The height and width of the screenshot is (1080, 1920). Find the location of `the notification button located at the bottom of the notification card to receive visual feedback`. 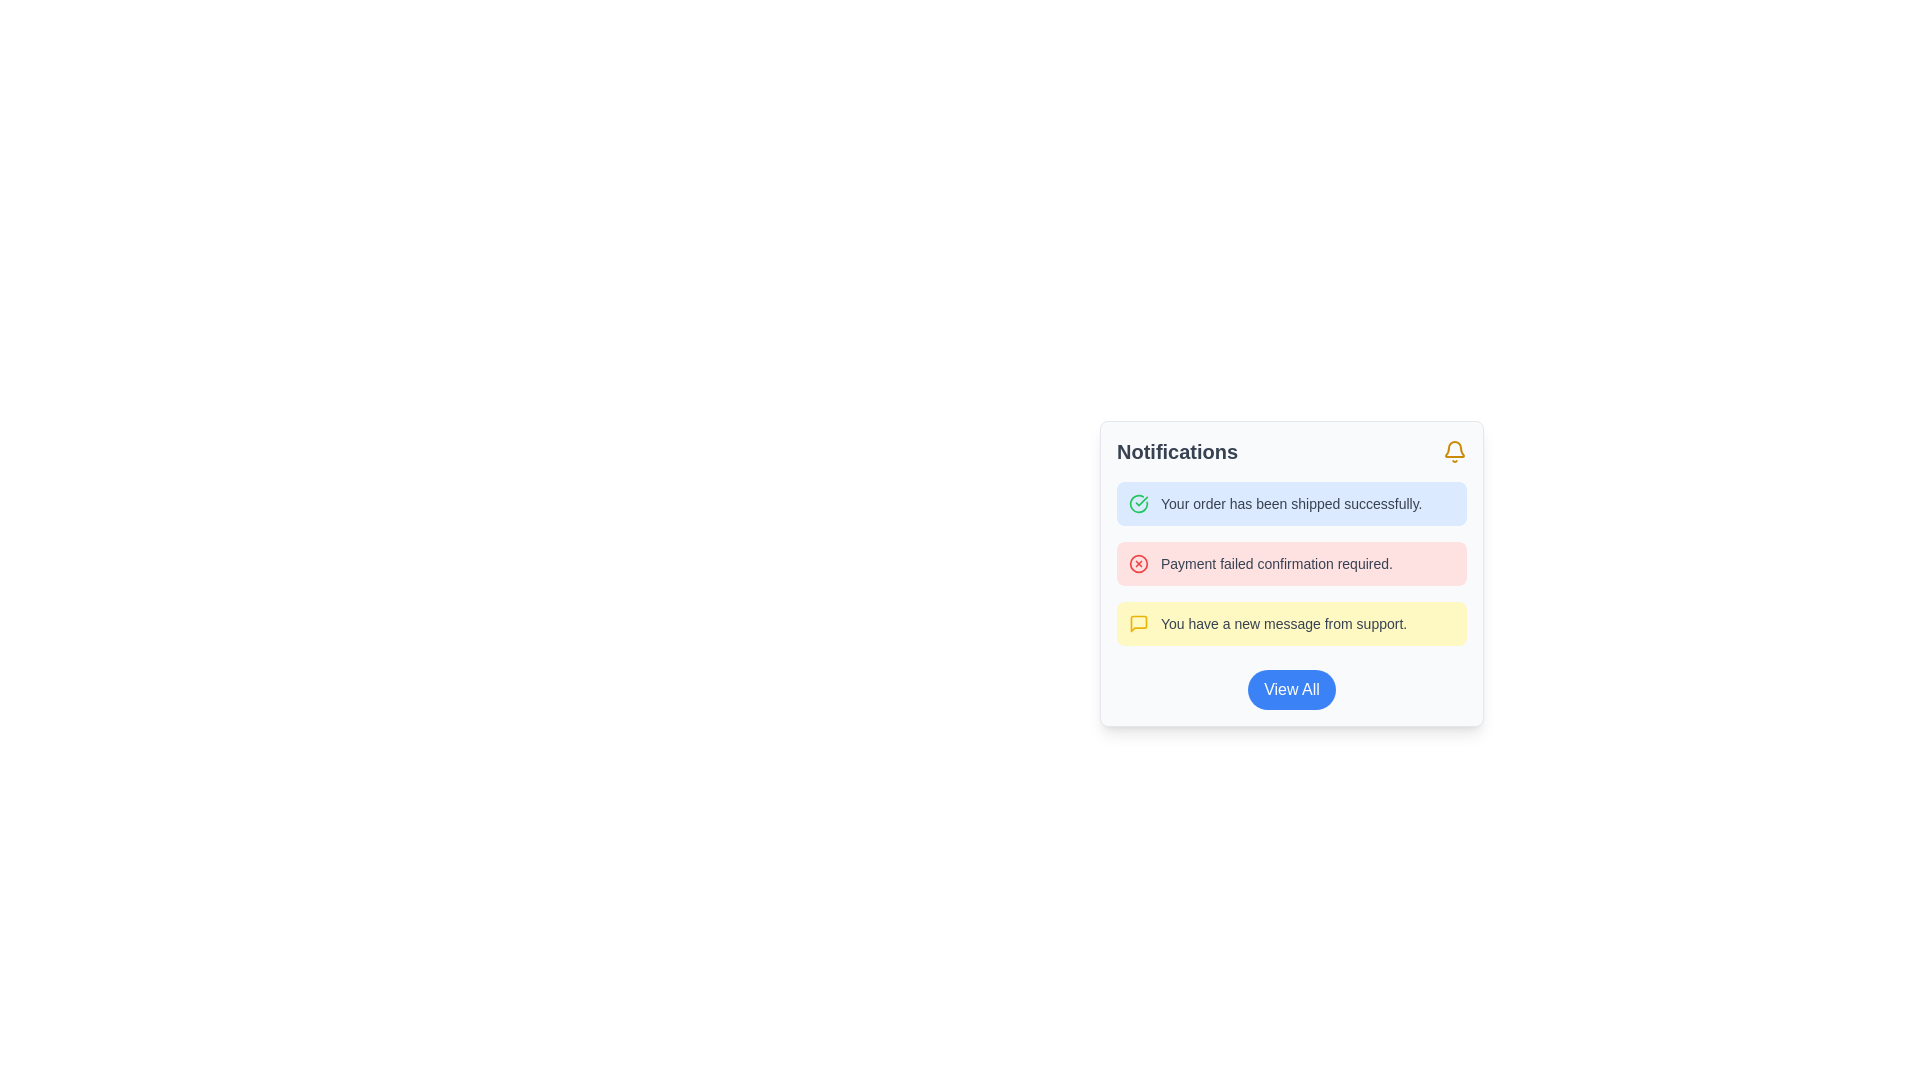

the notification button located at the bottom of the notification card to receive visual feedback is located at coordinates (1291, 689).